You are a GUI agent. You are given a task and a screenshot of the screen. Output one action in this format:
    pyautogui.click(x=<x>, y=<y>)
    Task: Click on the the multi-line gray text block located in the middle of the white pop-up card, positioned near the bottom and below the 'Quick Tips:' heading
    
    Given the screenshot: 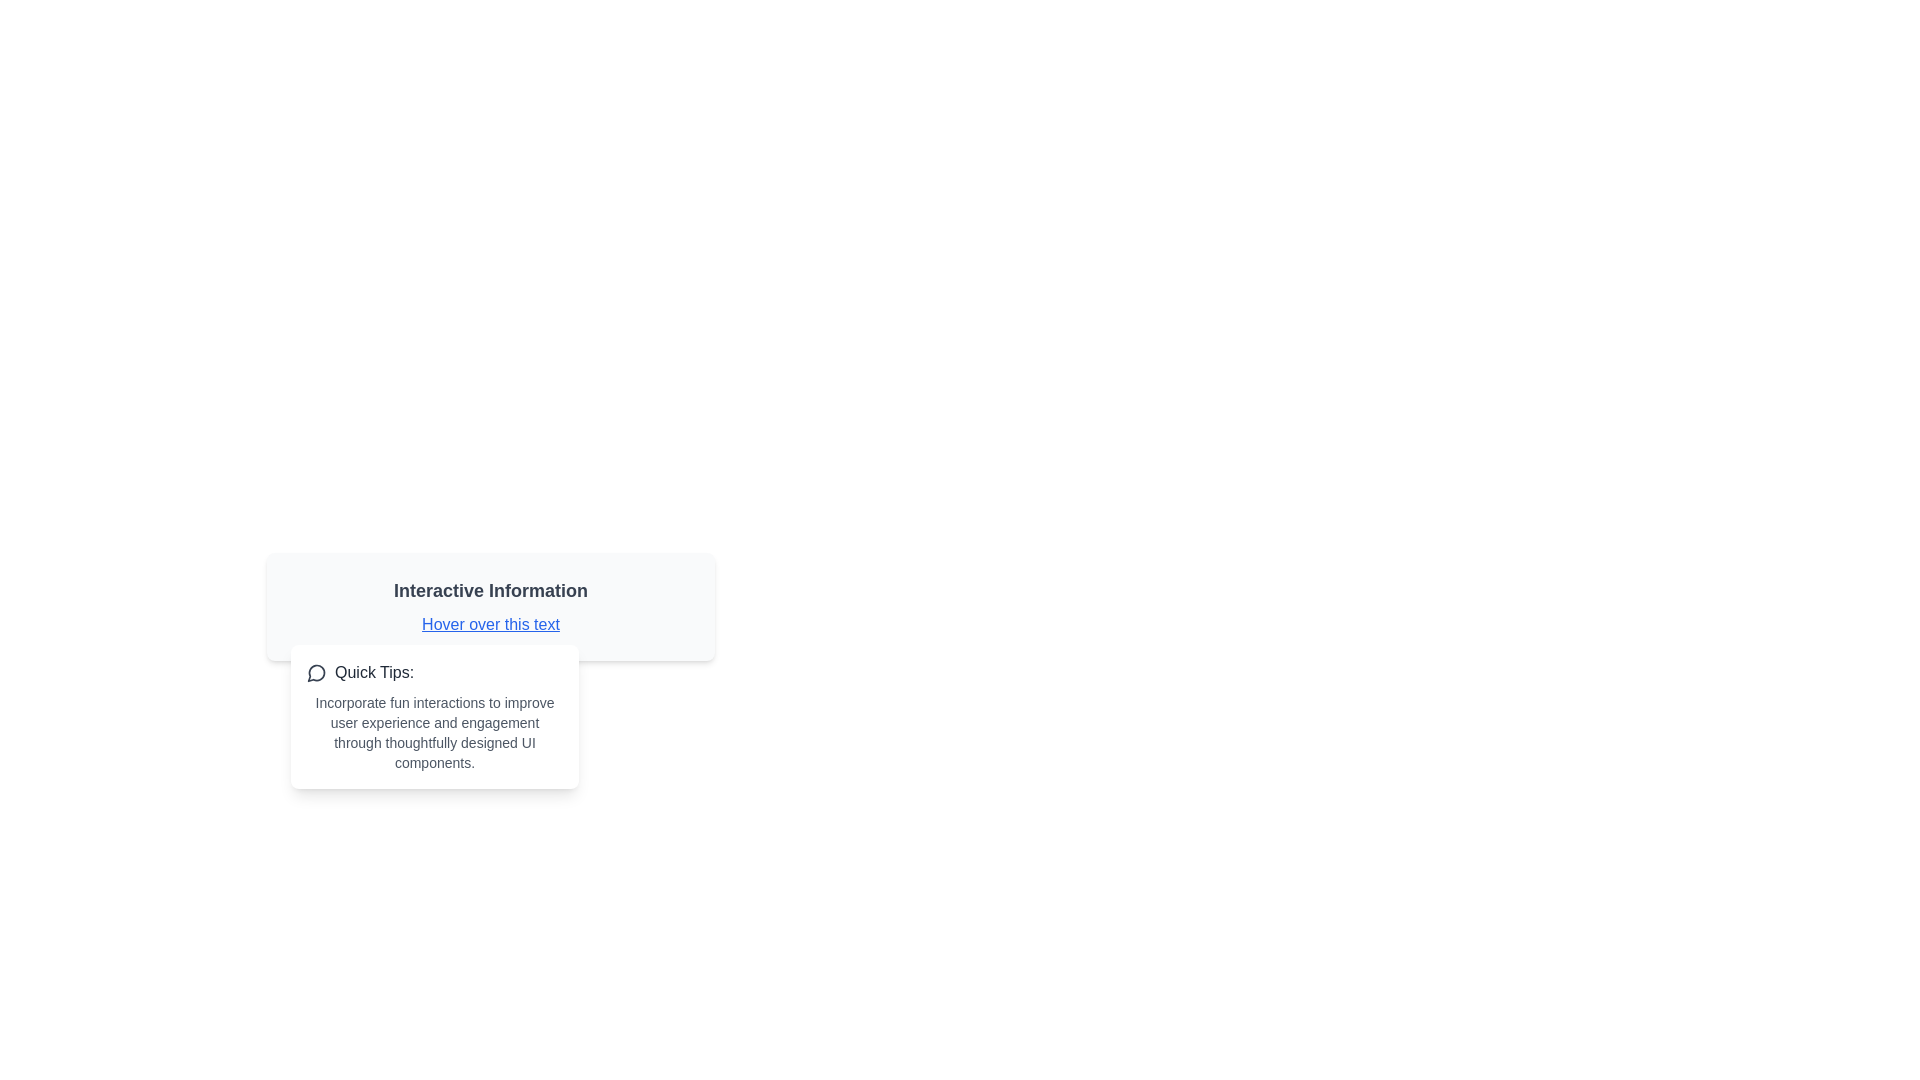 What is the action you would take?
    pyautogui.click(x=434, y=732)
    